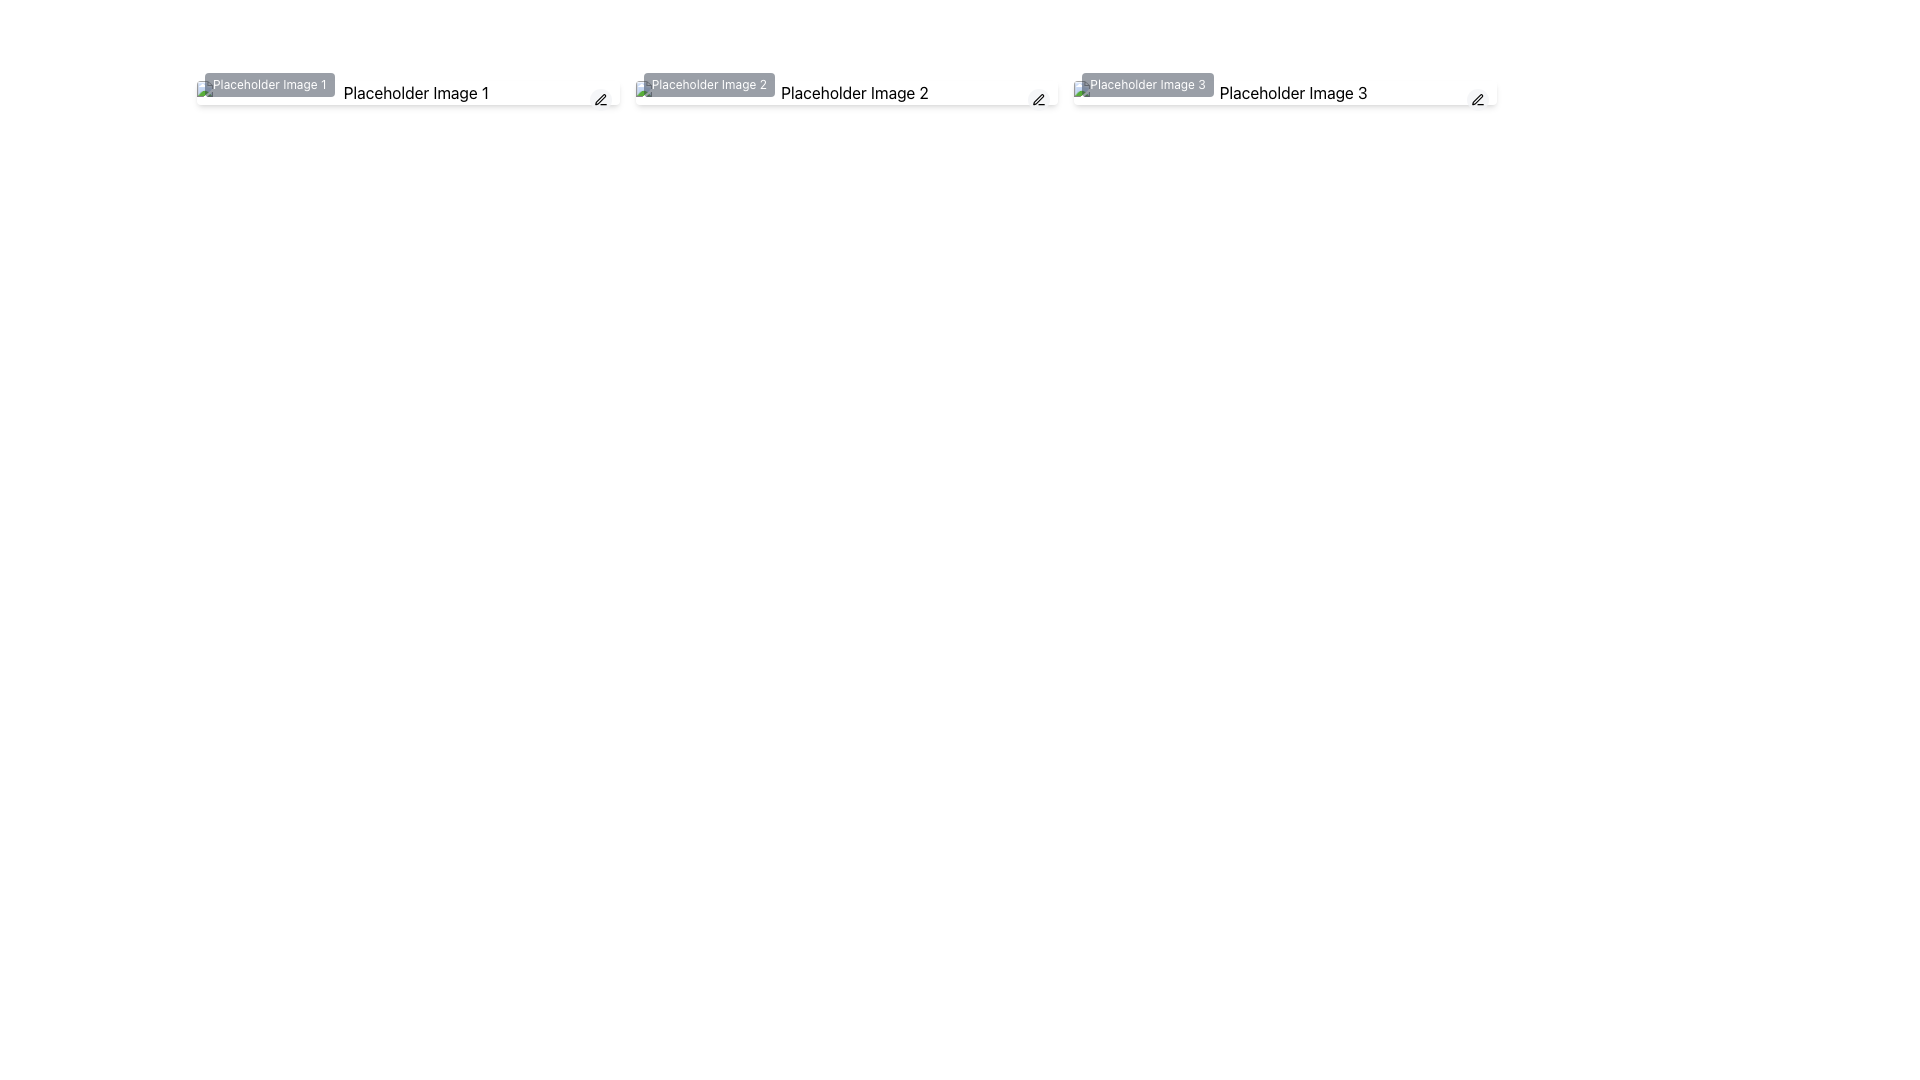 The image size is (1920, 1080). What do you see at coordinates (1478, 100) in the screenshot?
I see `the pen icon located at the top-right corner of the card labeled 'Placeholder Image 3' to initiate editing` at bounding box center [1478, 100].